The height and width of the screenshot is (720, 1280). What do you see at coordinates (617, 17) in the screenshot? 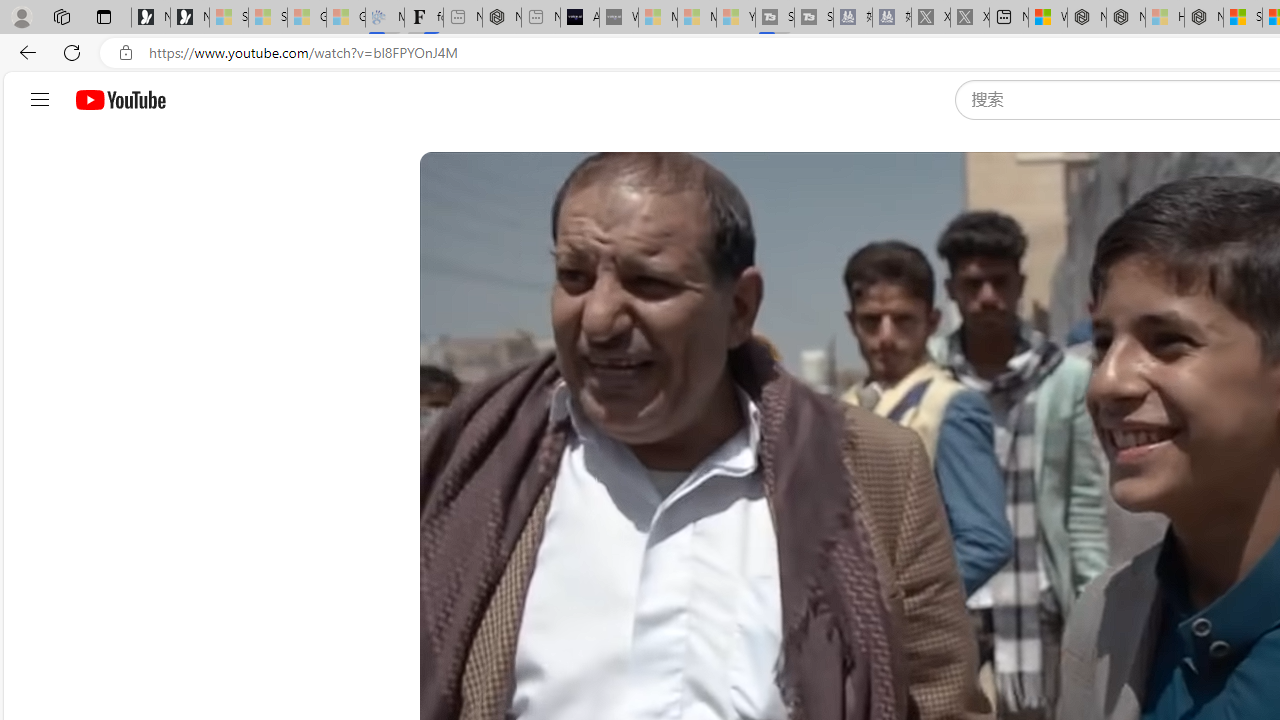
I see `'What'` at bounding box center [617, 17].